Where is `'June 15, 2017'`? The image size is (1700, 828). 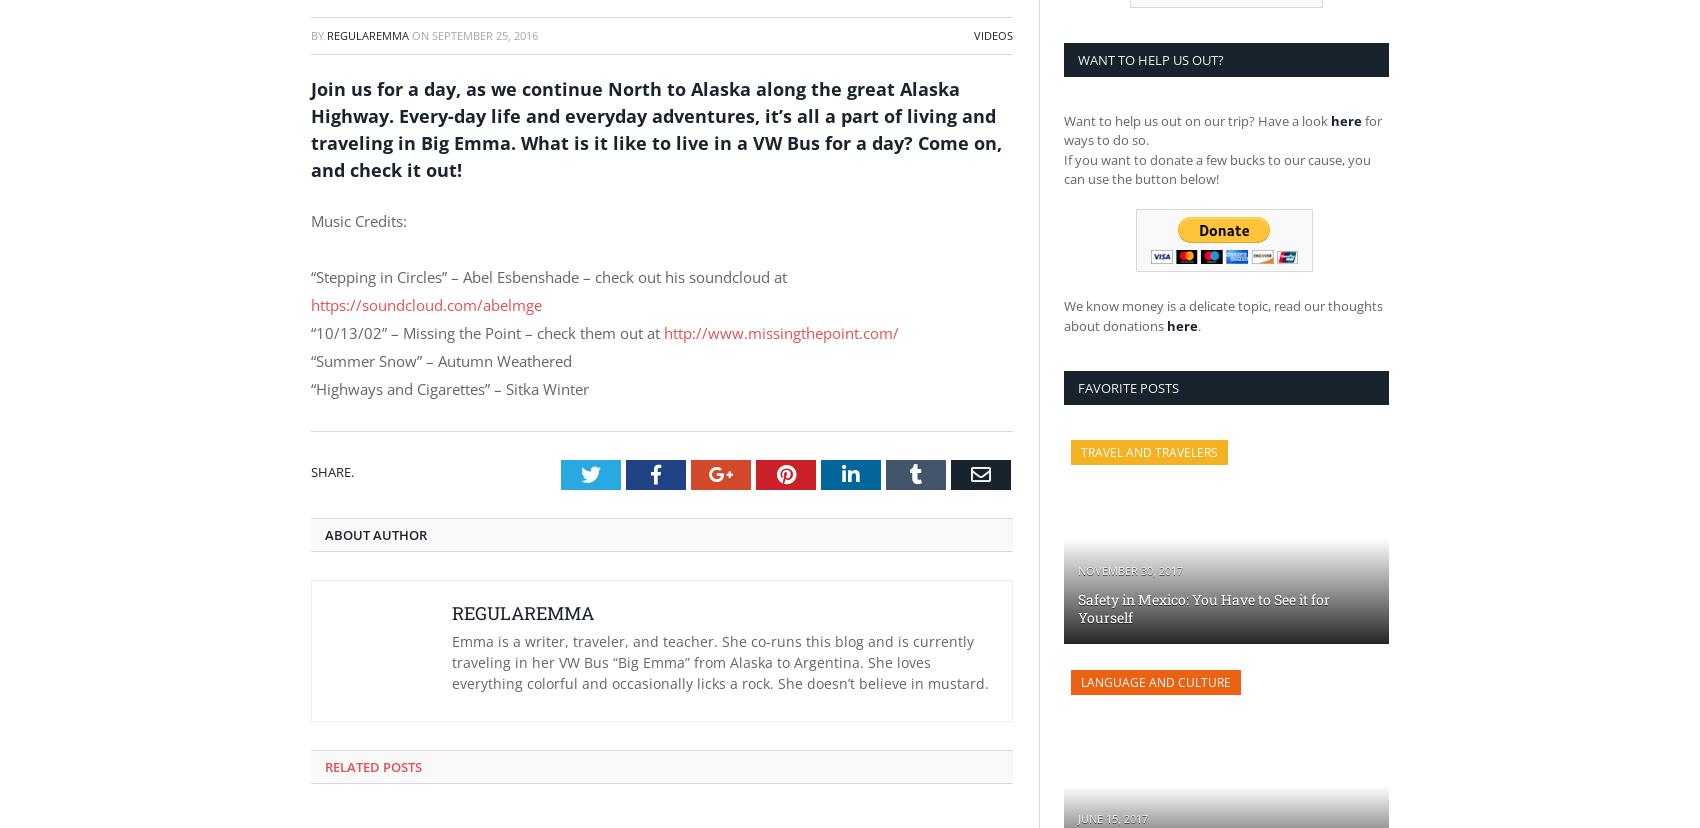
'June 15, 2017' is located at coordinates (1077, 817).